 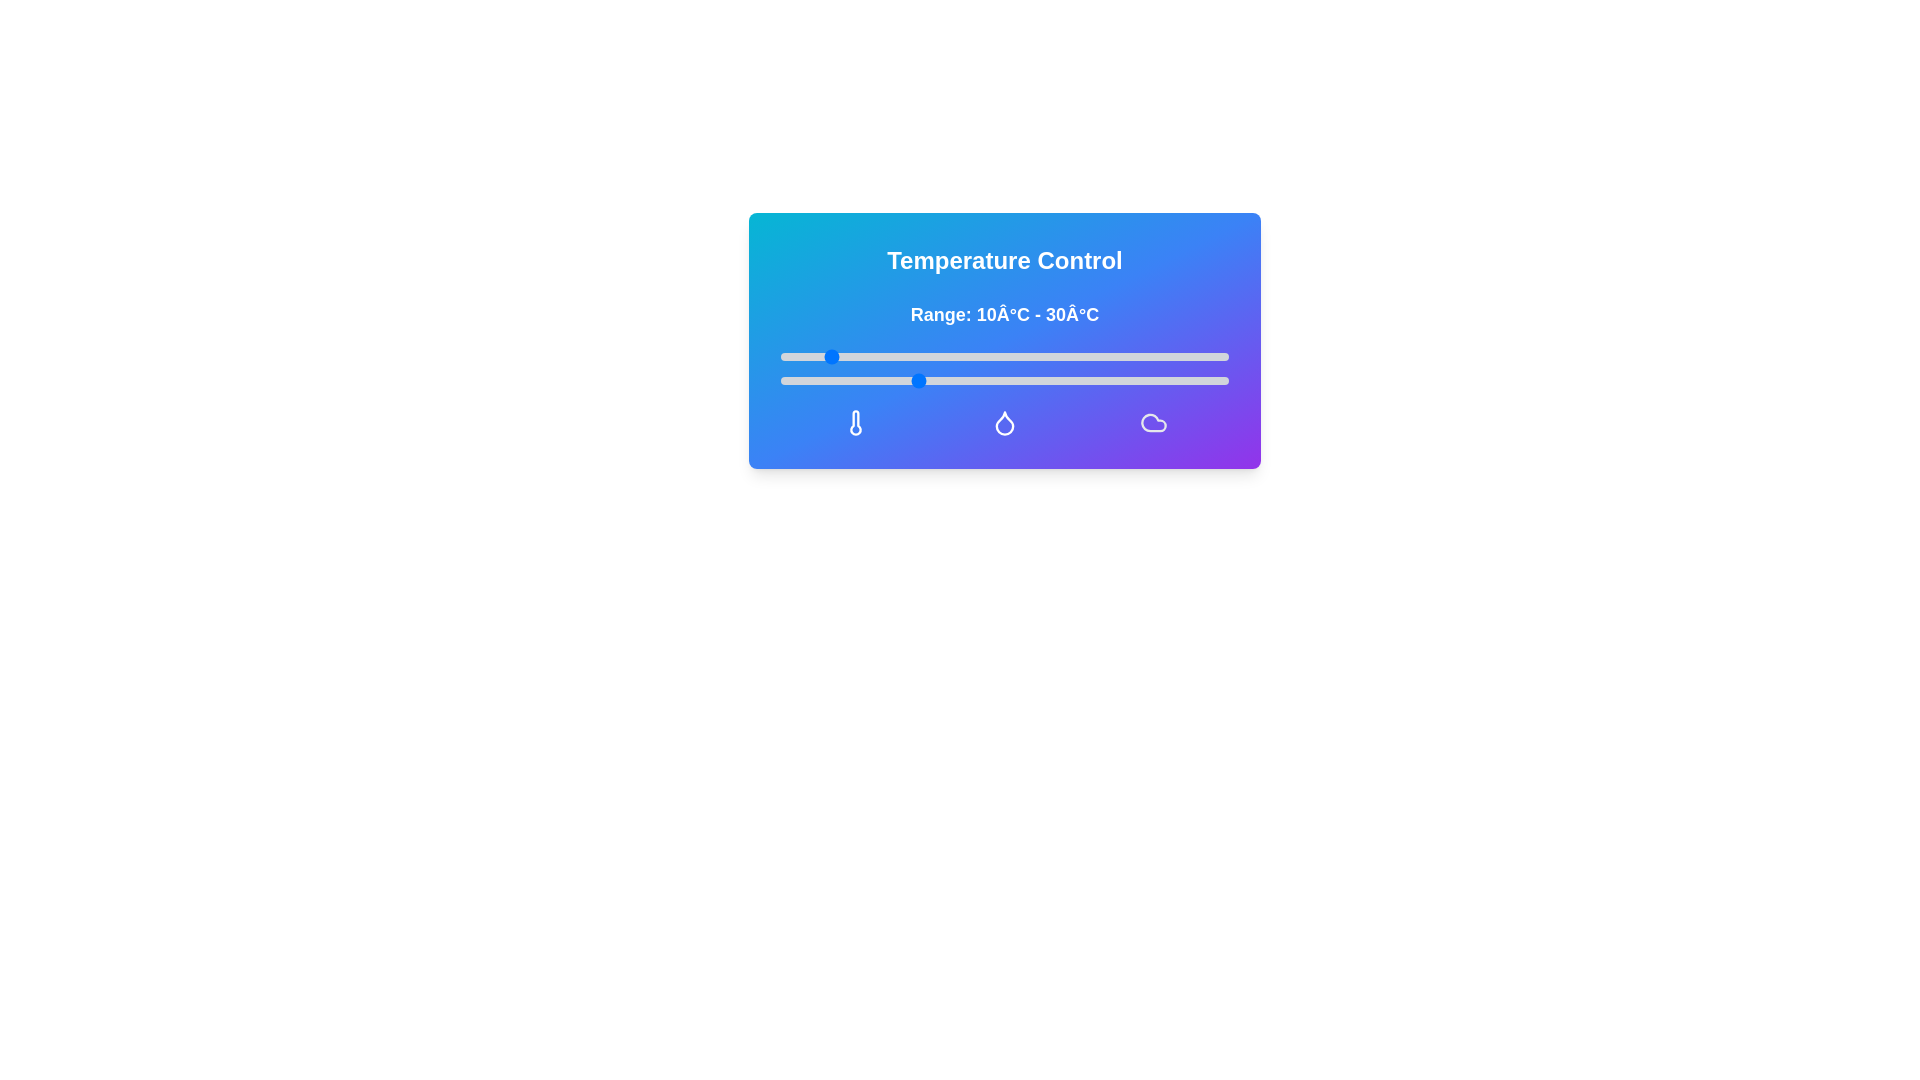 I want to click on the temperature, so click(x=1139, y=356).